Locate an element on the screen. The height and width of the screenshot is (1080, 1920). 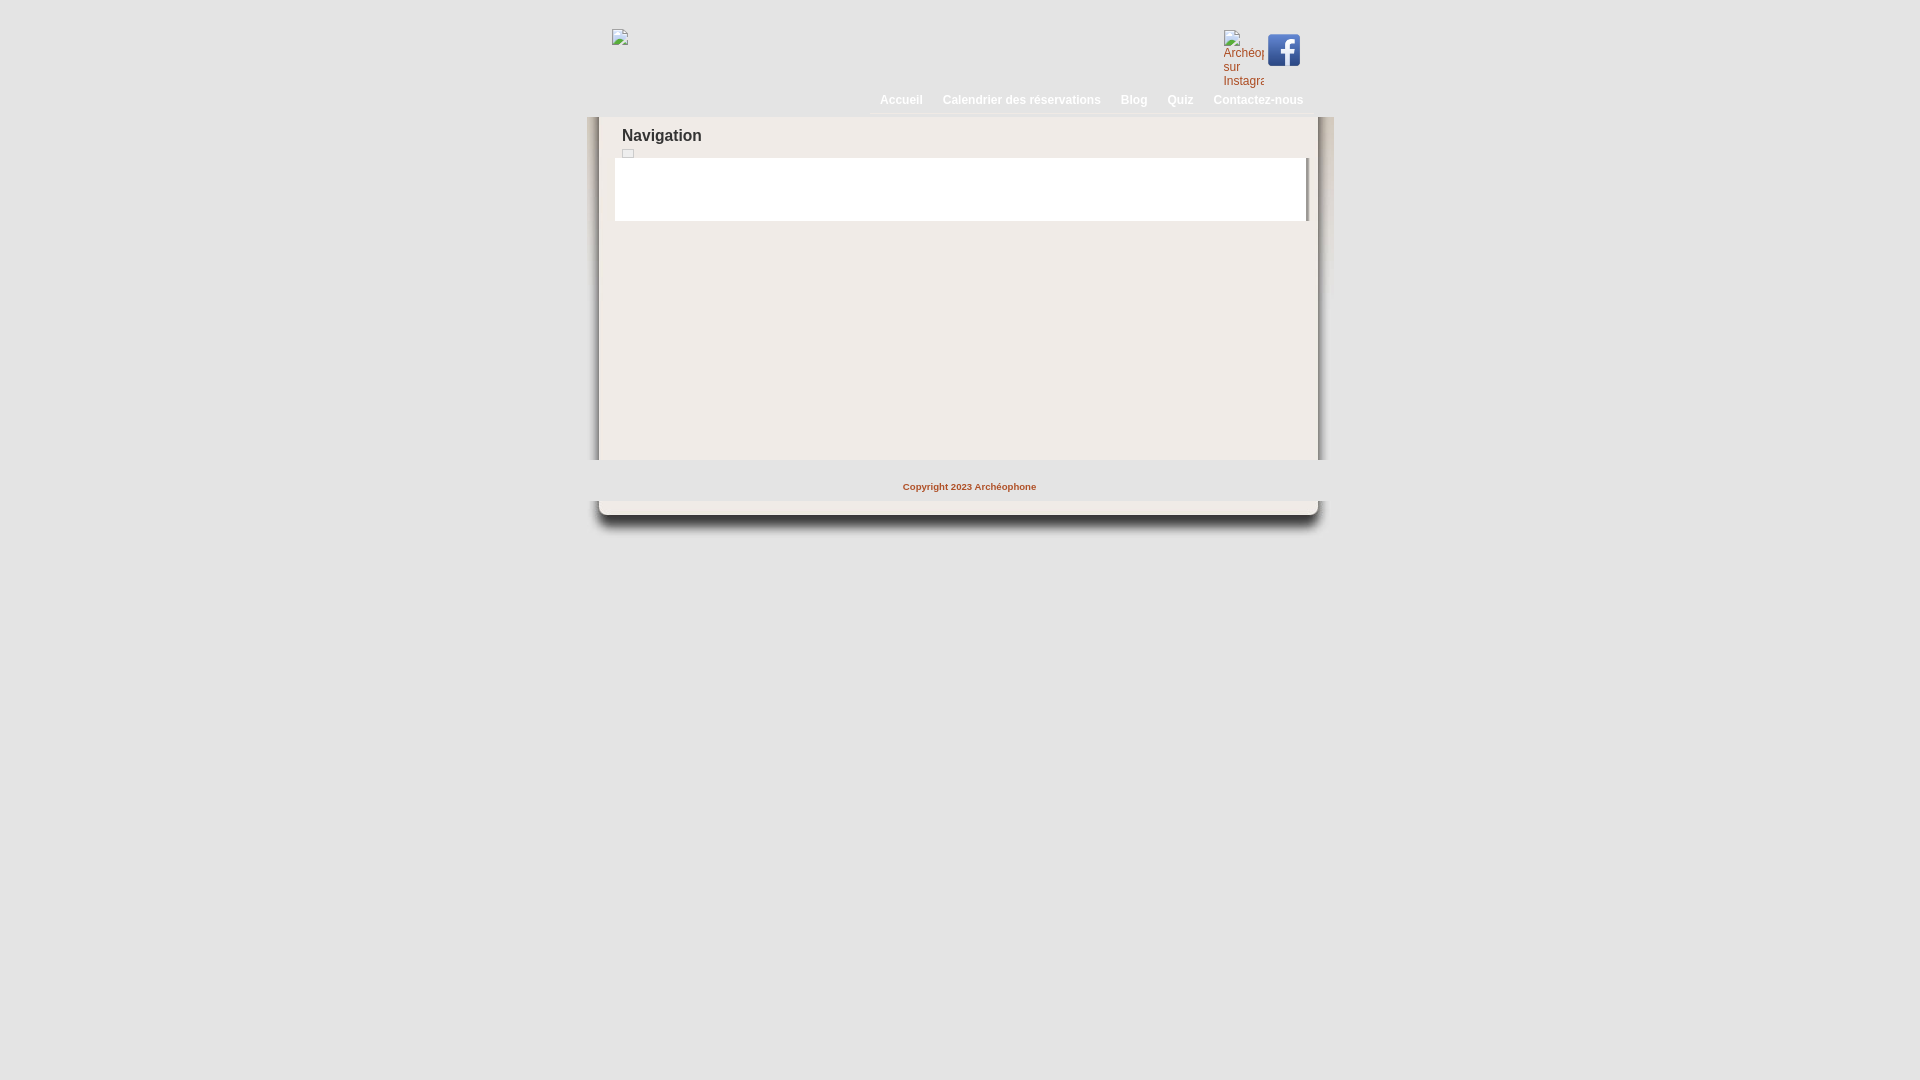
'Contactez-nous' is located at coordinates (1255, 96).